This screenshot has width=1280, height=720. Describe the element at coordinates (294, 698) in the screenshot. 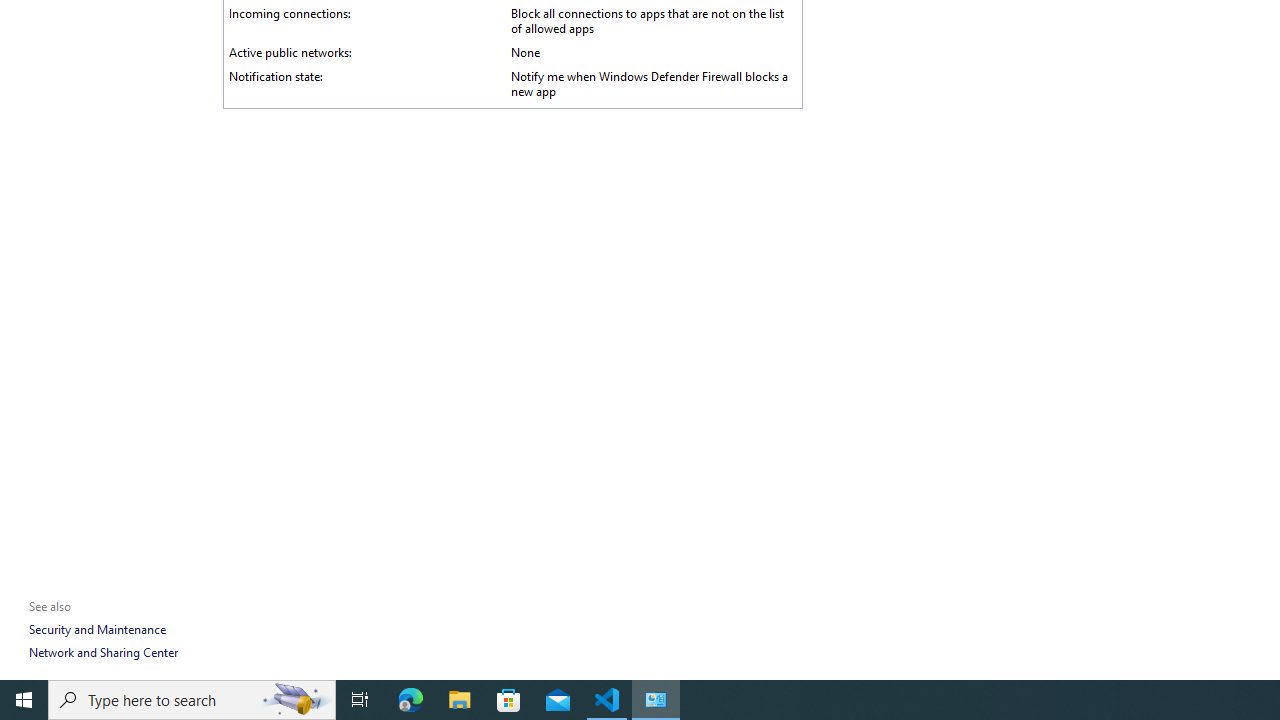

I see `'Search highlights icon opens search home window'` at that location.